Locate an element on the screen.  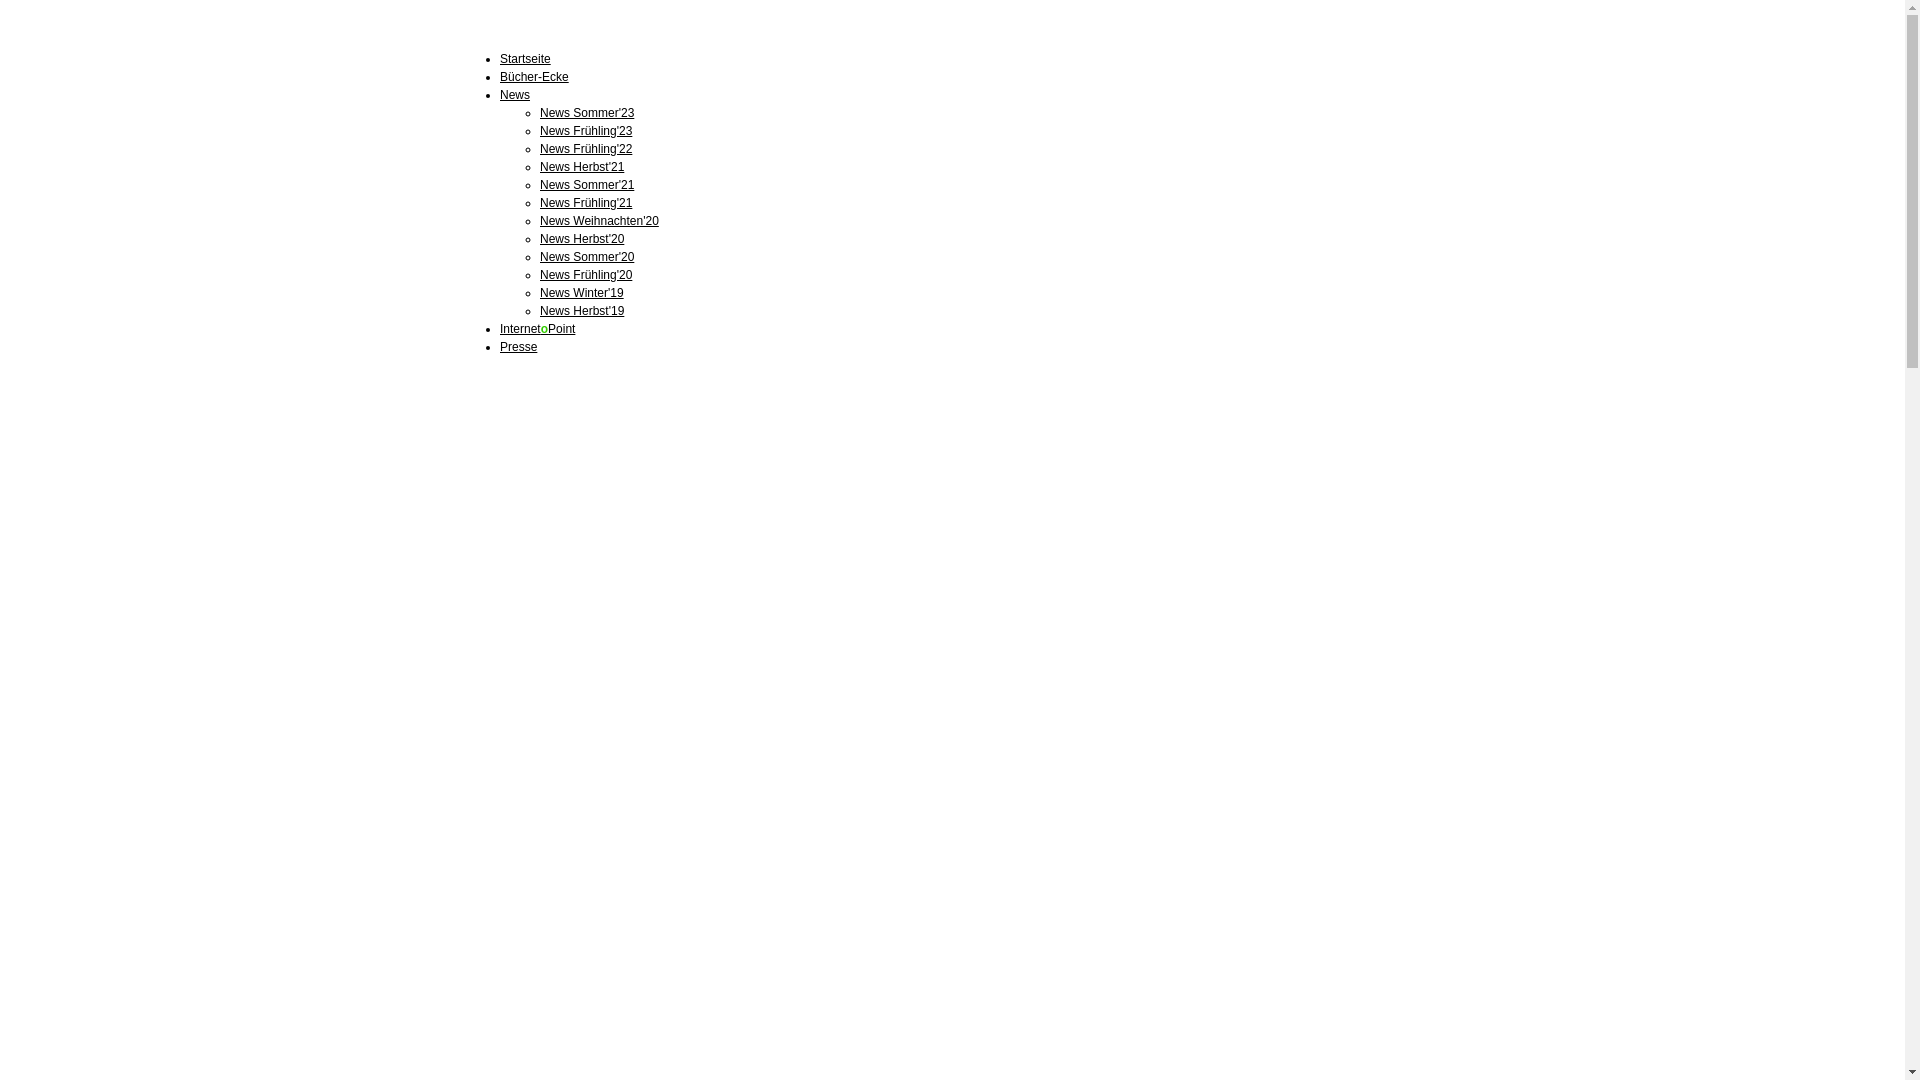
'News Herbst'21' is located at coordinates (580, 165).